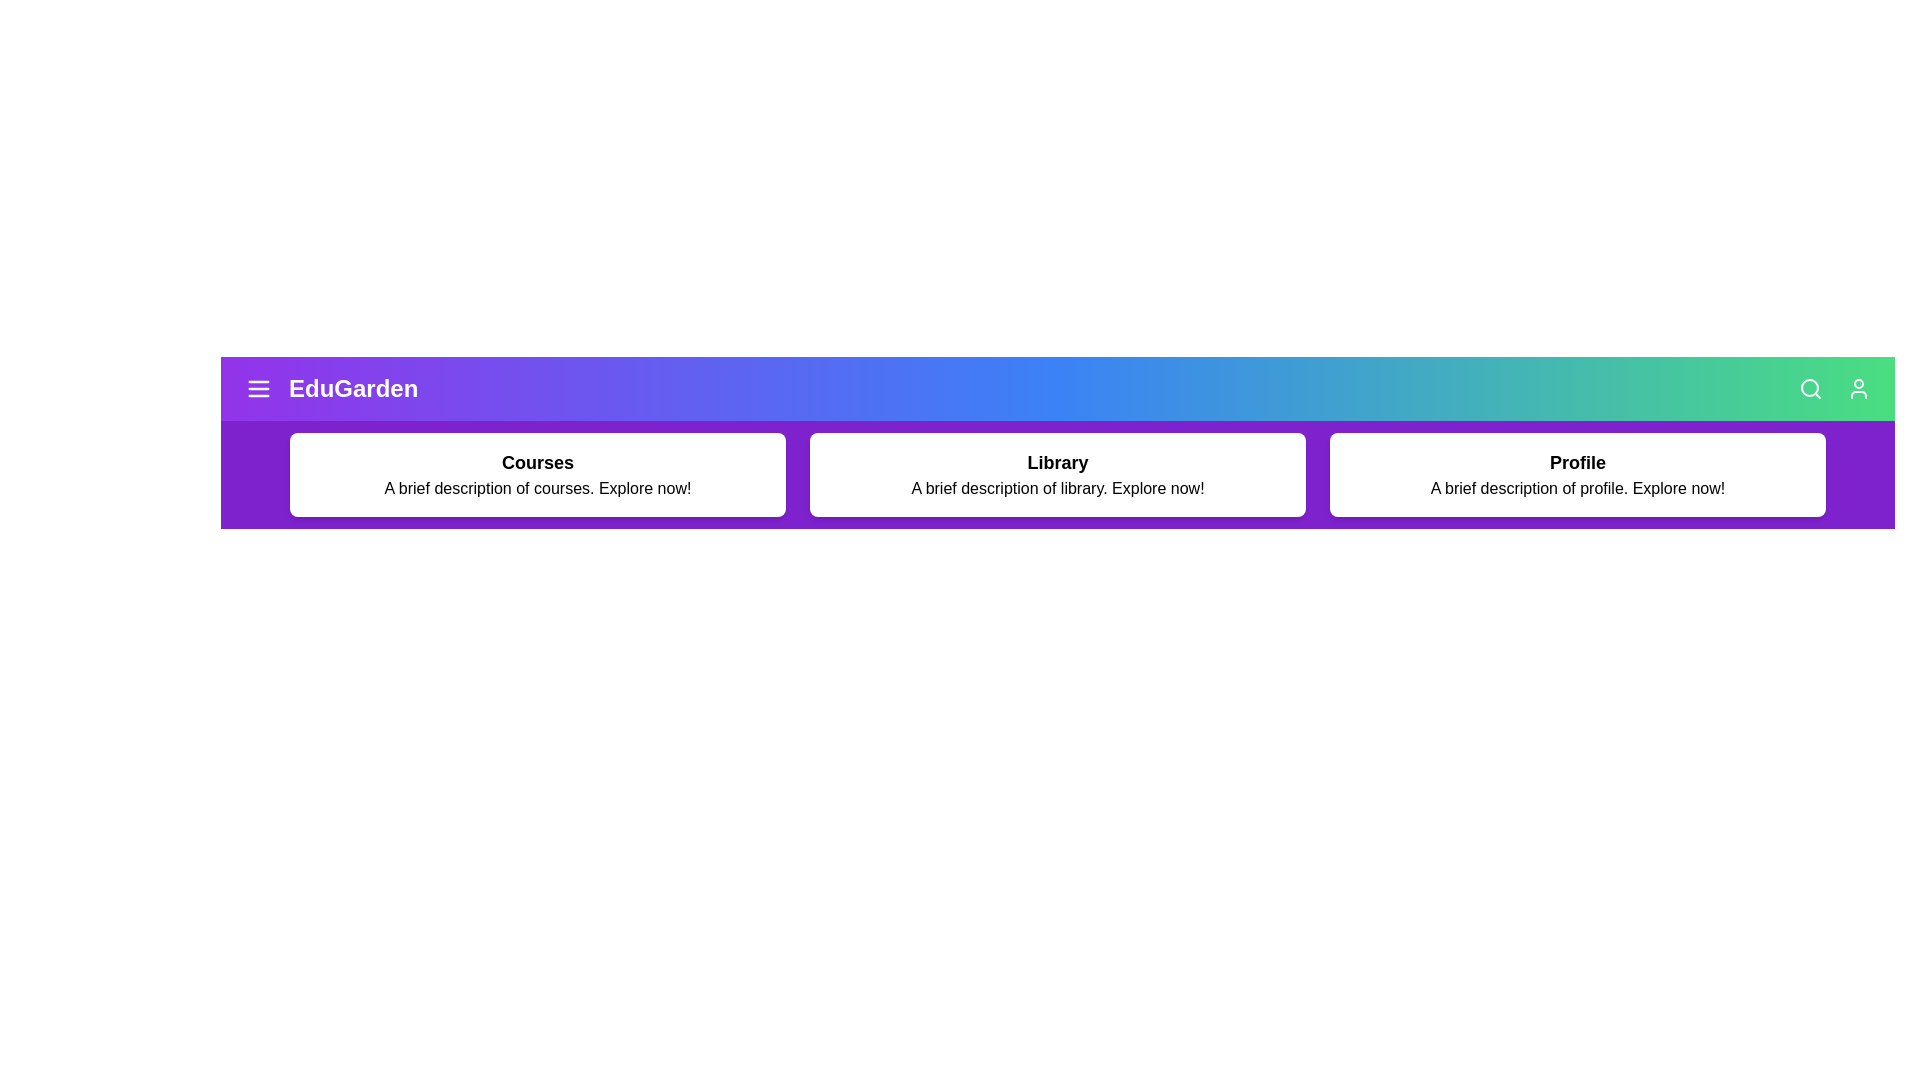 The width and height of the screenshot is (1920, 1080). I want to click on the 'Courses' card to explore courses, so click(537, 474).